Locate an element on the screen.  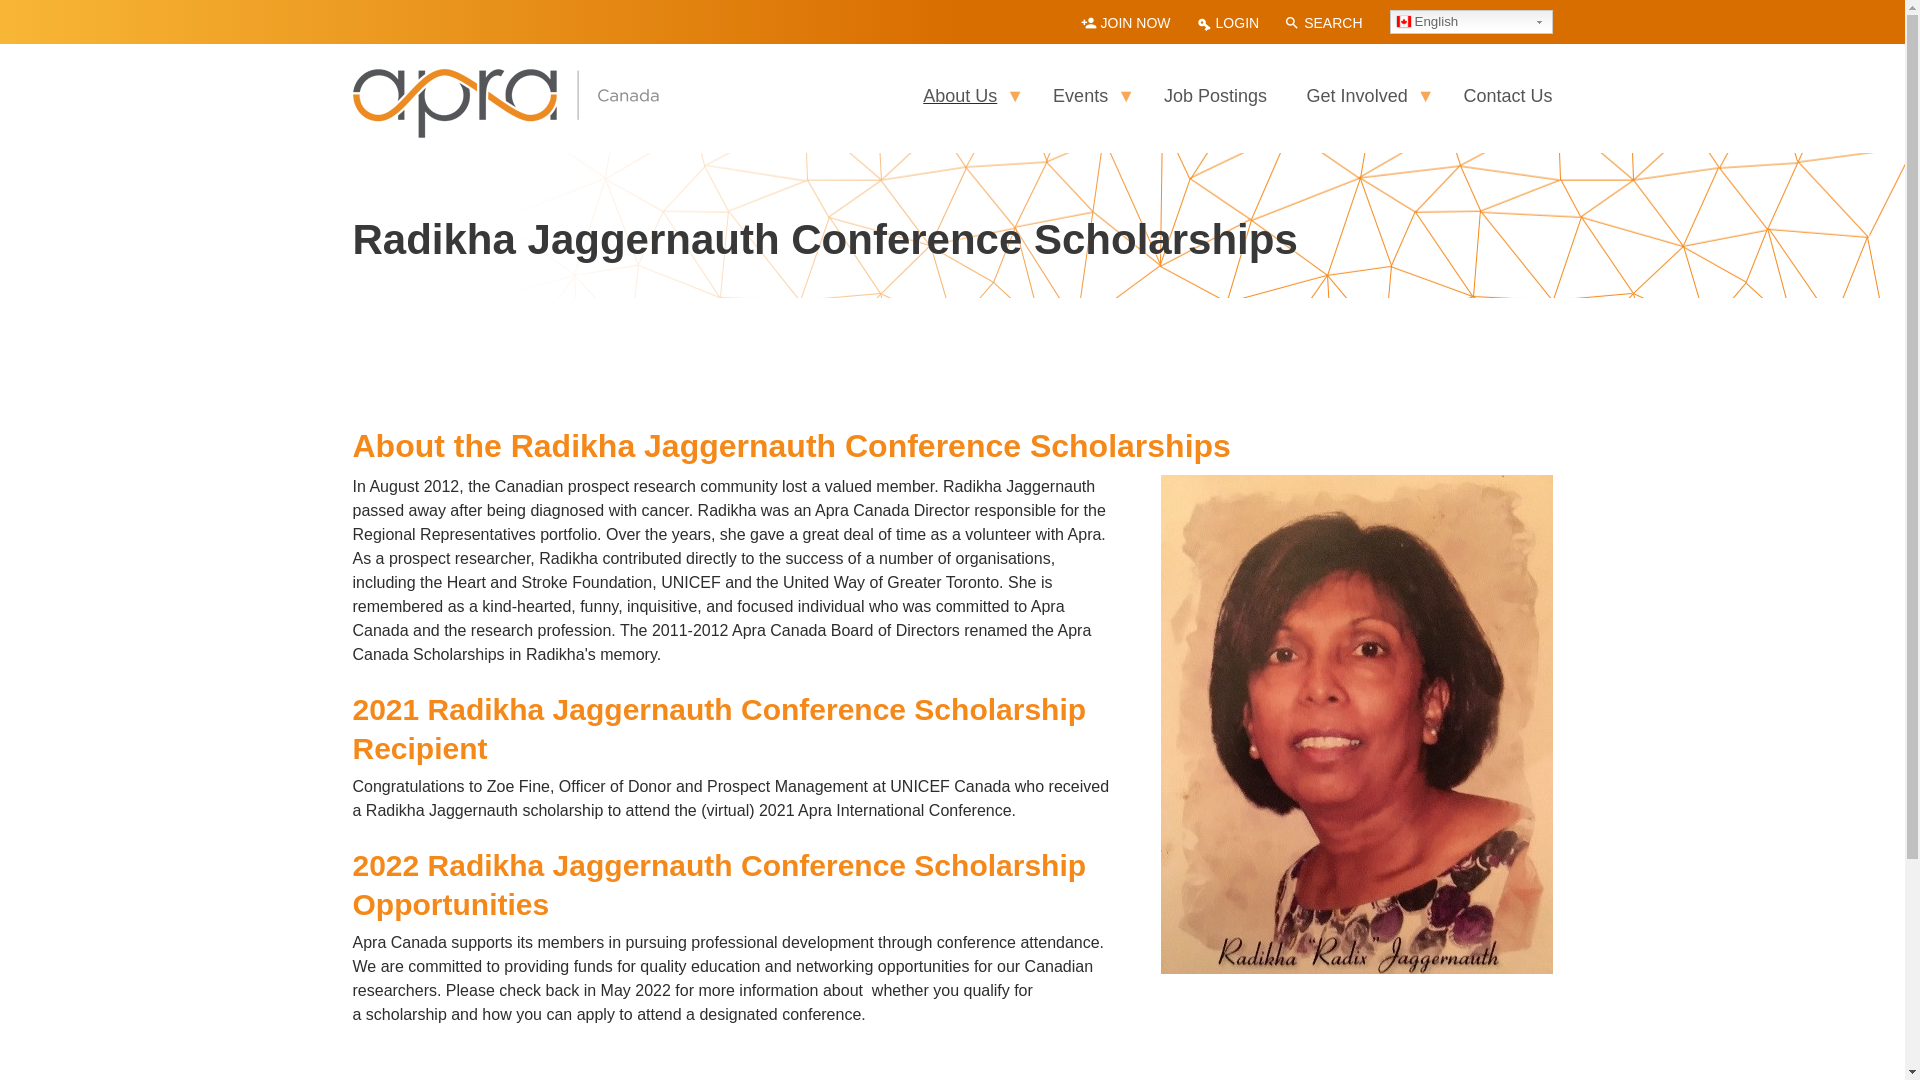
'Home' is located at coordinates (507, 79).